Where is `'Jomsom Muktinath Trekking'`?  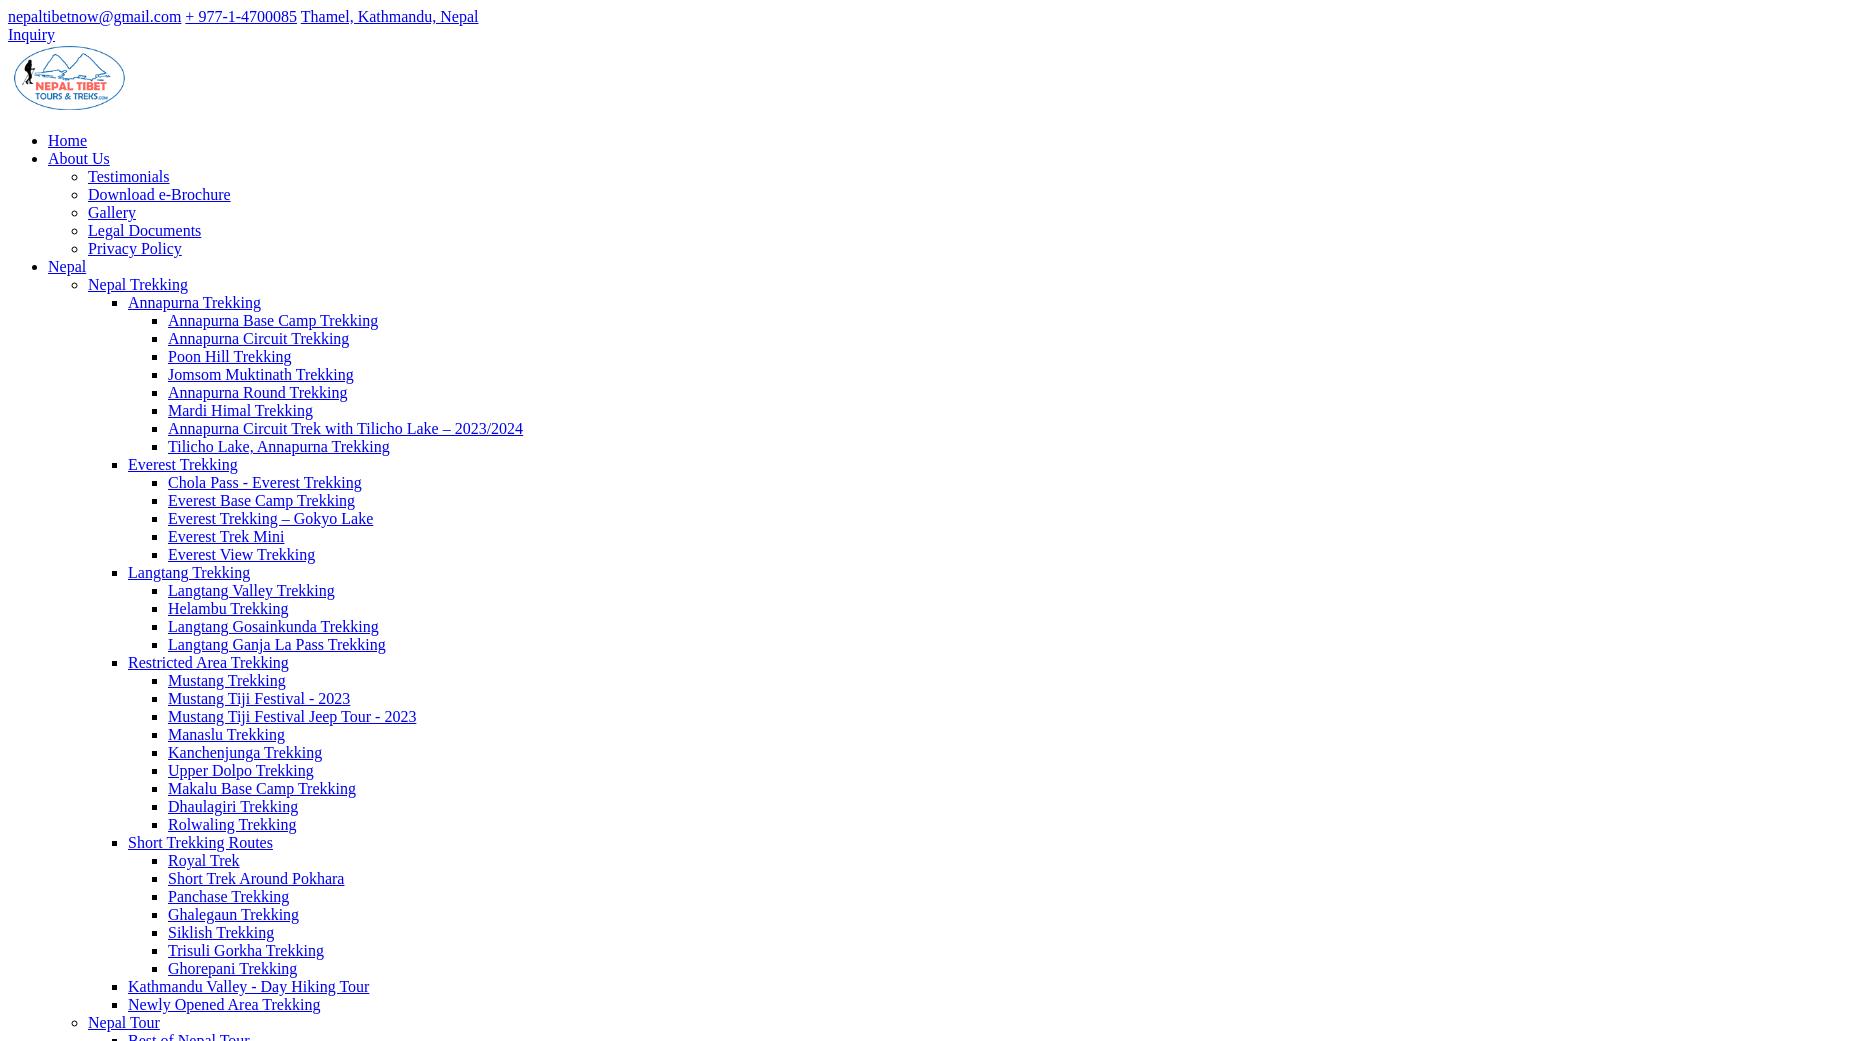
'Jomsom Muktinath Trekking' is located at coordinates (166, 374).